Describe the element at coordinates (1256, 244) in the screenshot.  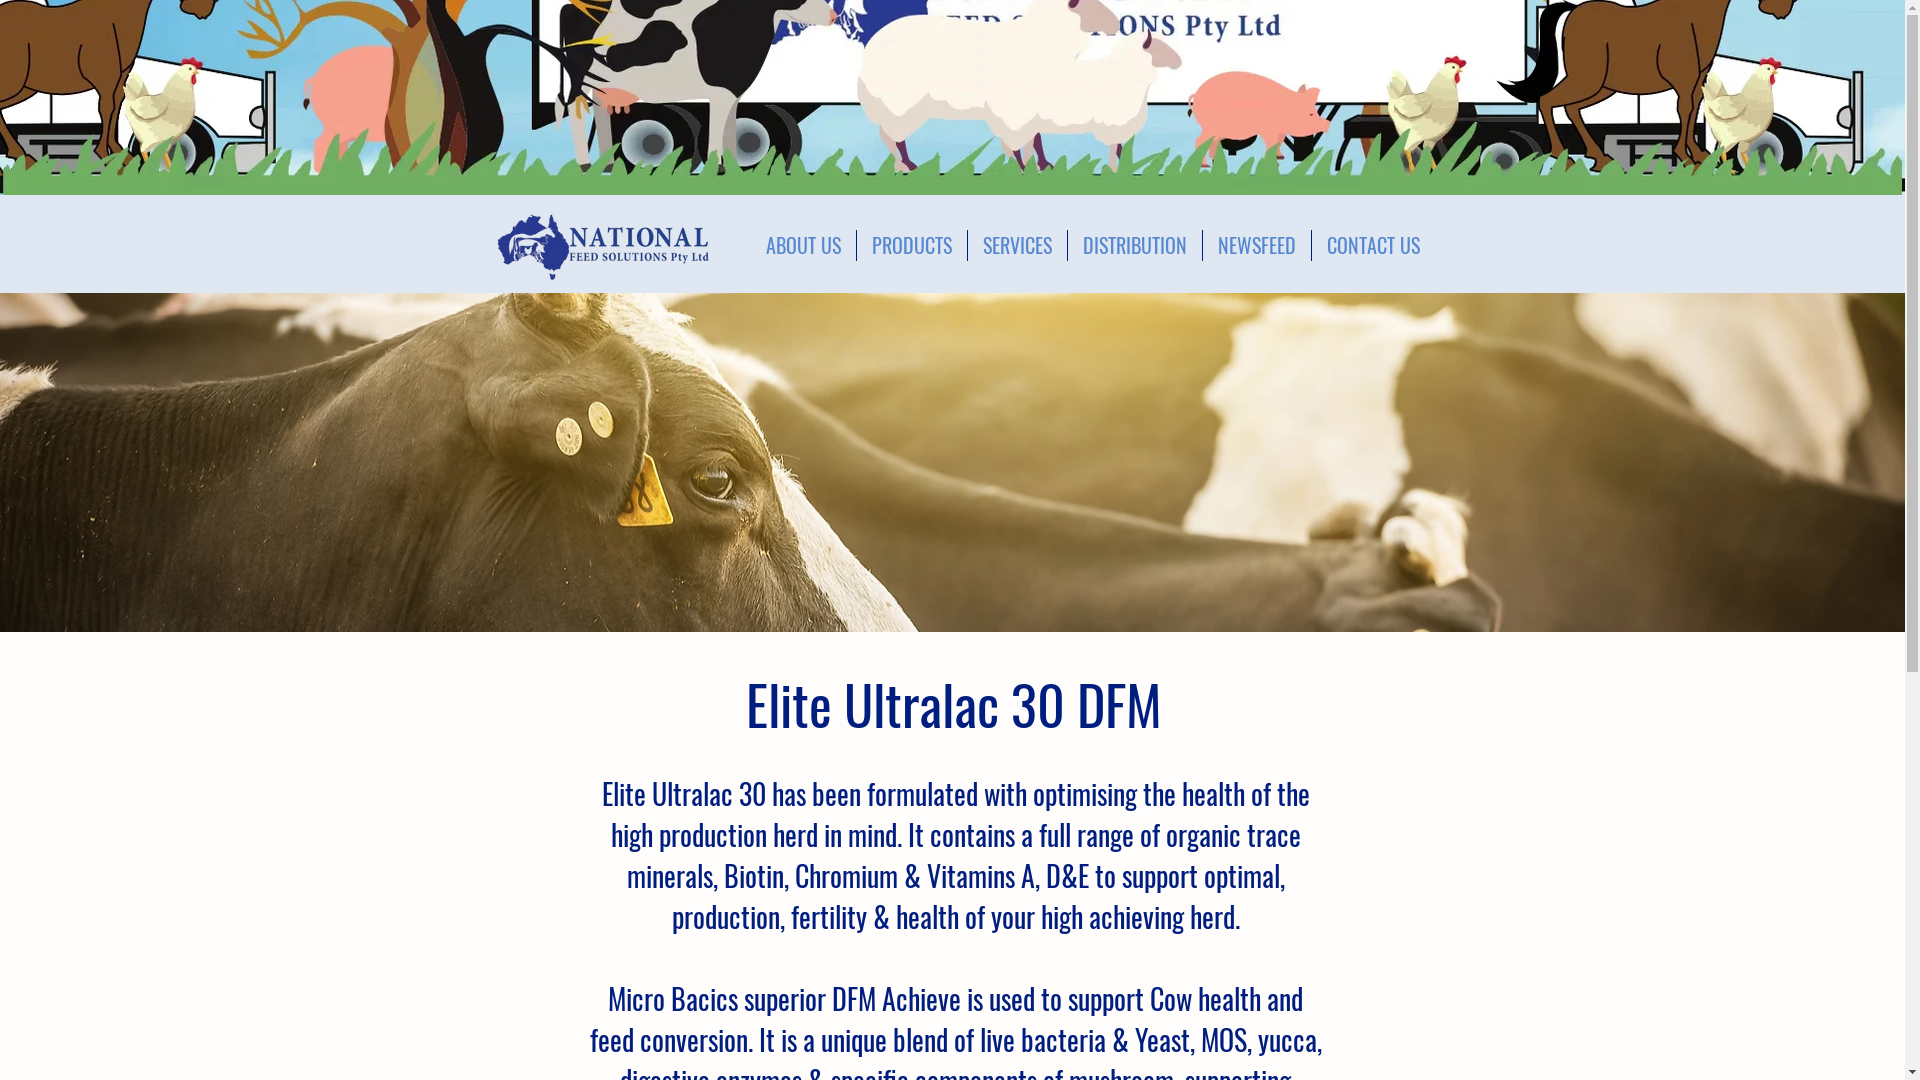
I see `'NEWSFEED'` at that location.